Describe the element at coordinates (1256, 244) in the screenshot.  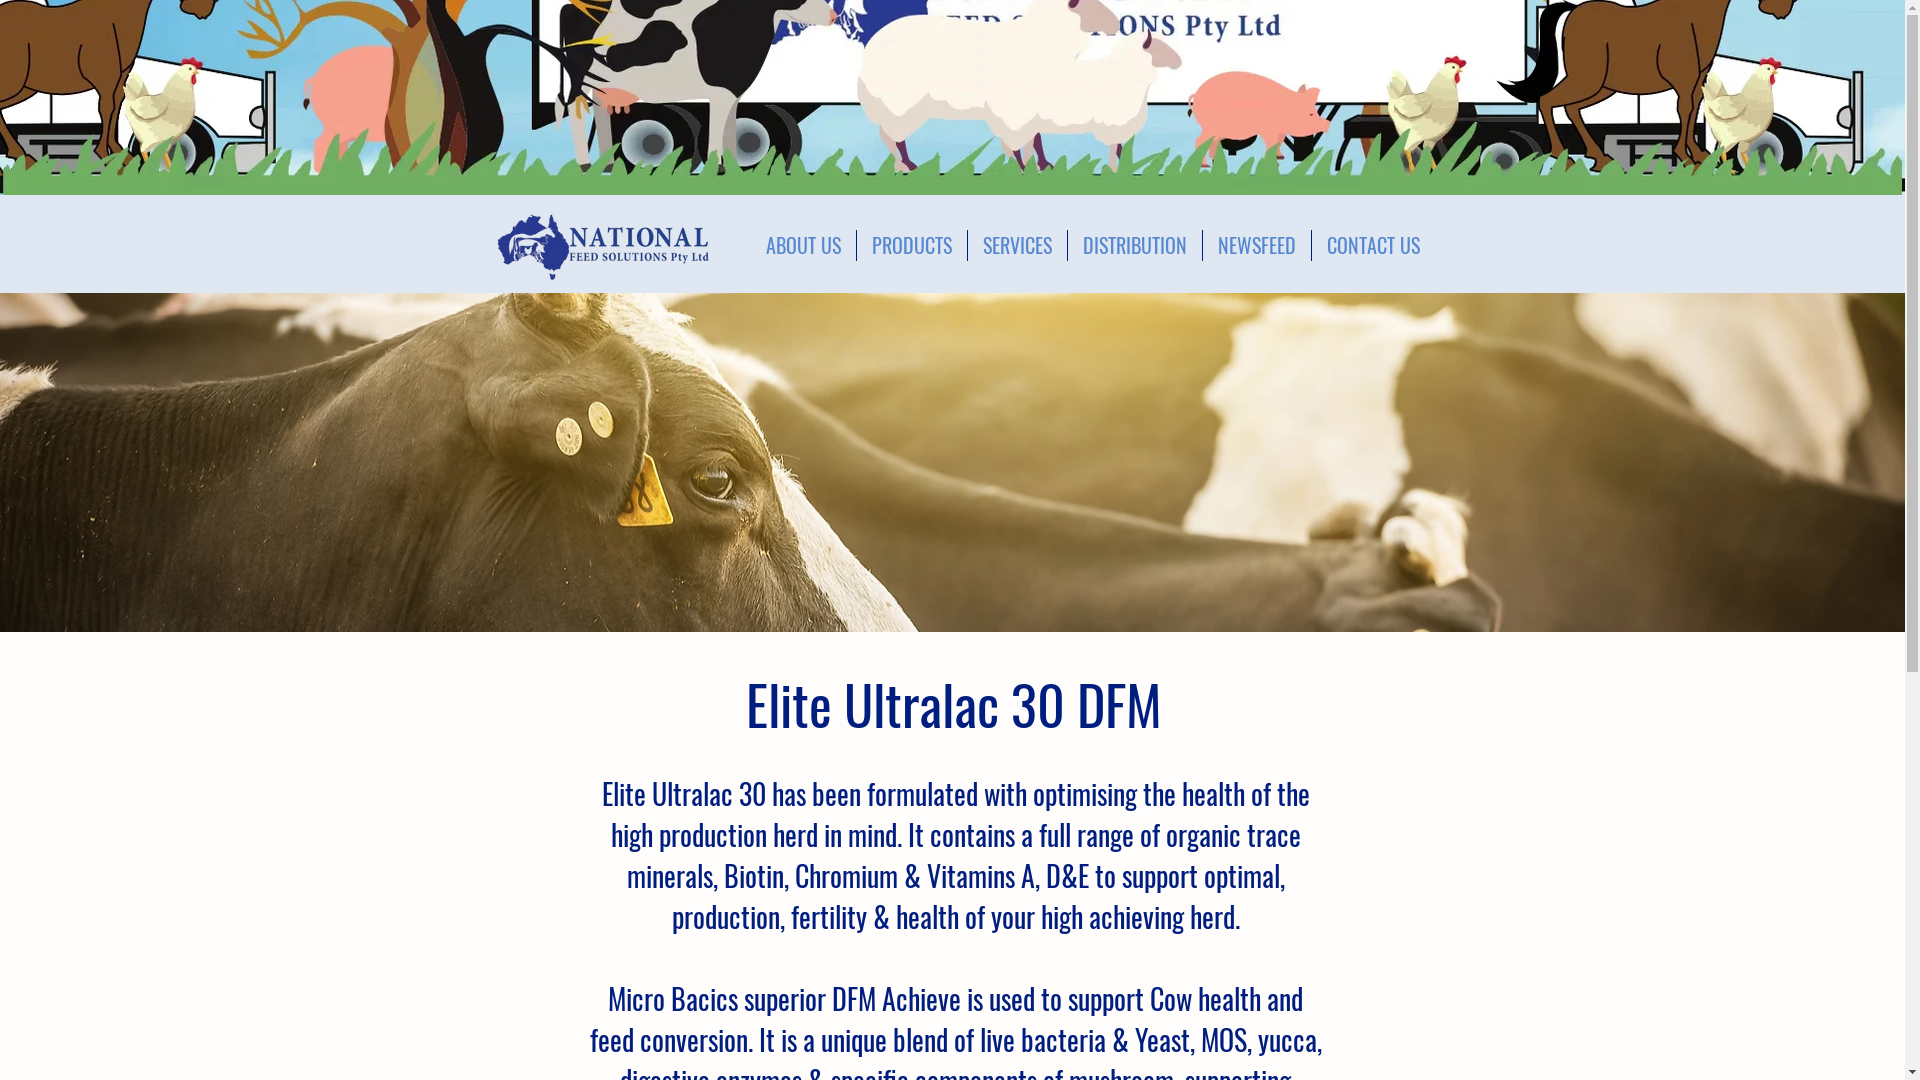
I see `'NEWSFEED'` at that location.